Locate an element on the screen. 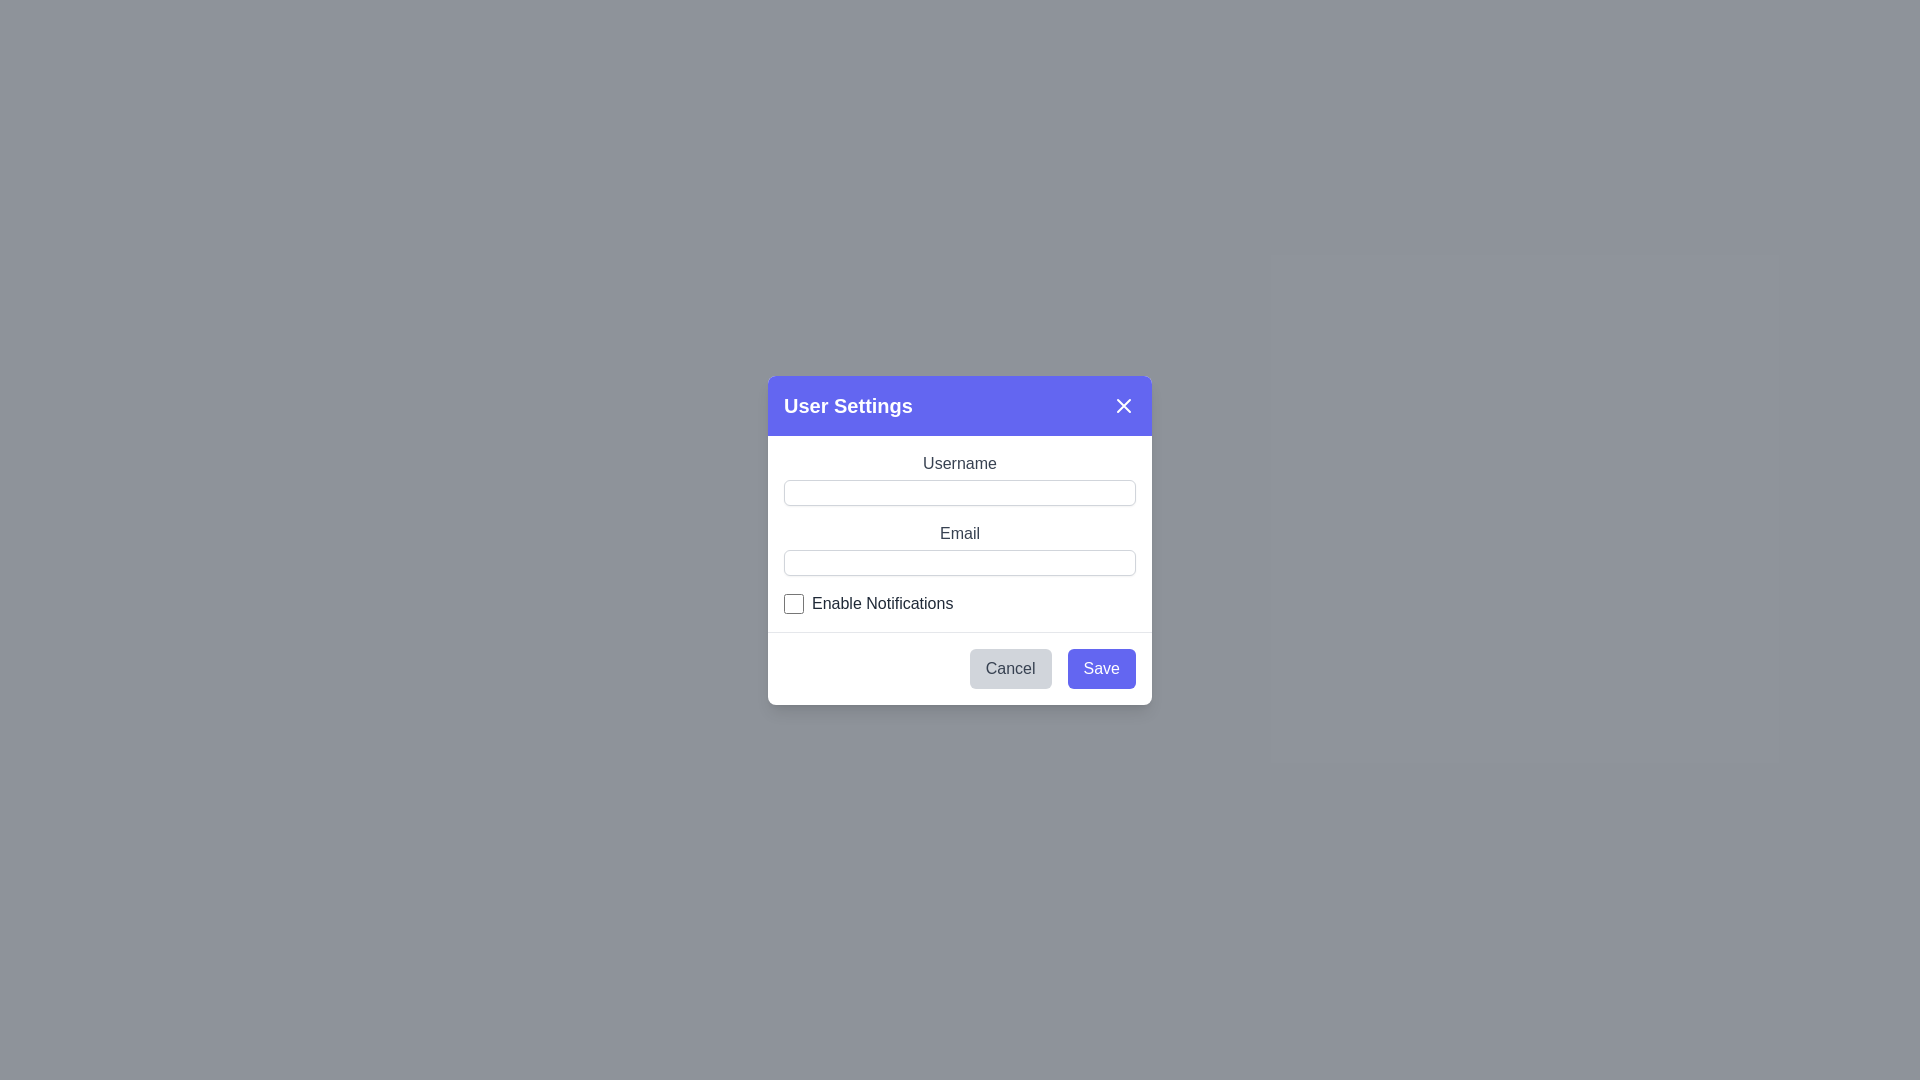 The height and width of the screenshot is (1080, 1920). the Close button in the top-right corner of the 'User Settings' dialog is located at coordinates (1123, 405).